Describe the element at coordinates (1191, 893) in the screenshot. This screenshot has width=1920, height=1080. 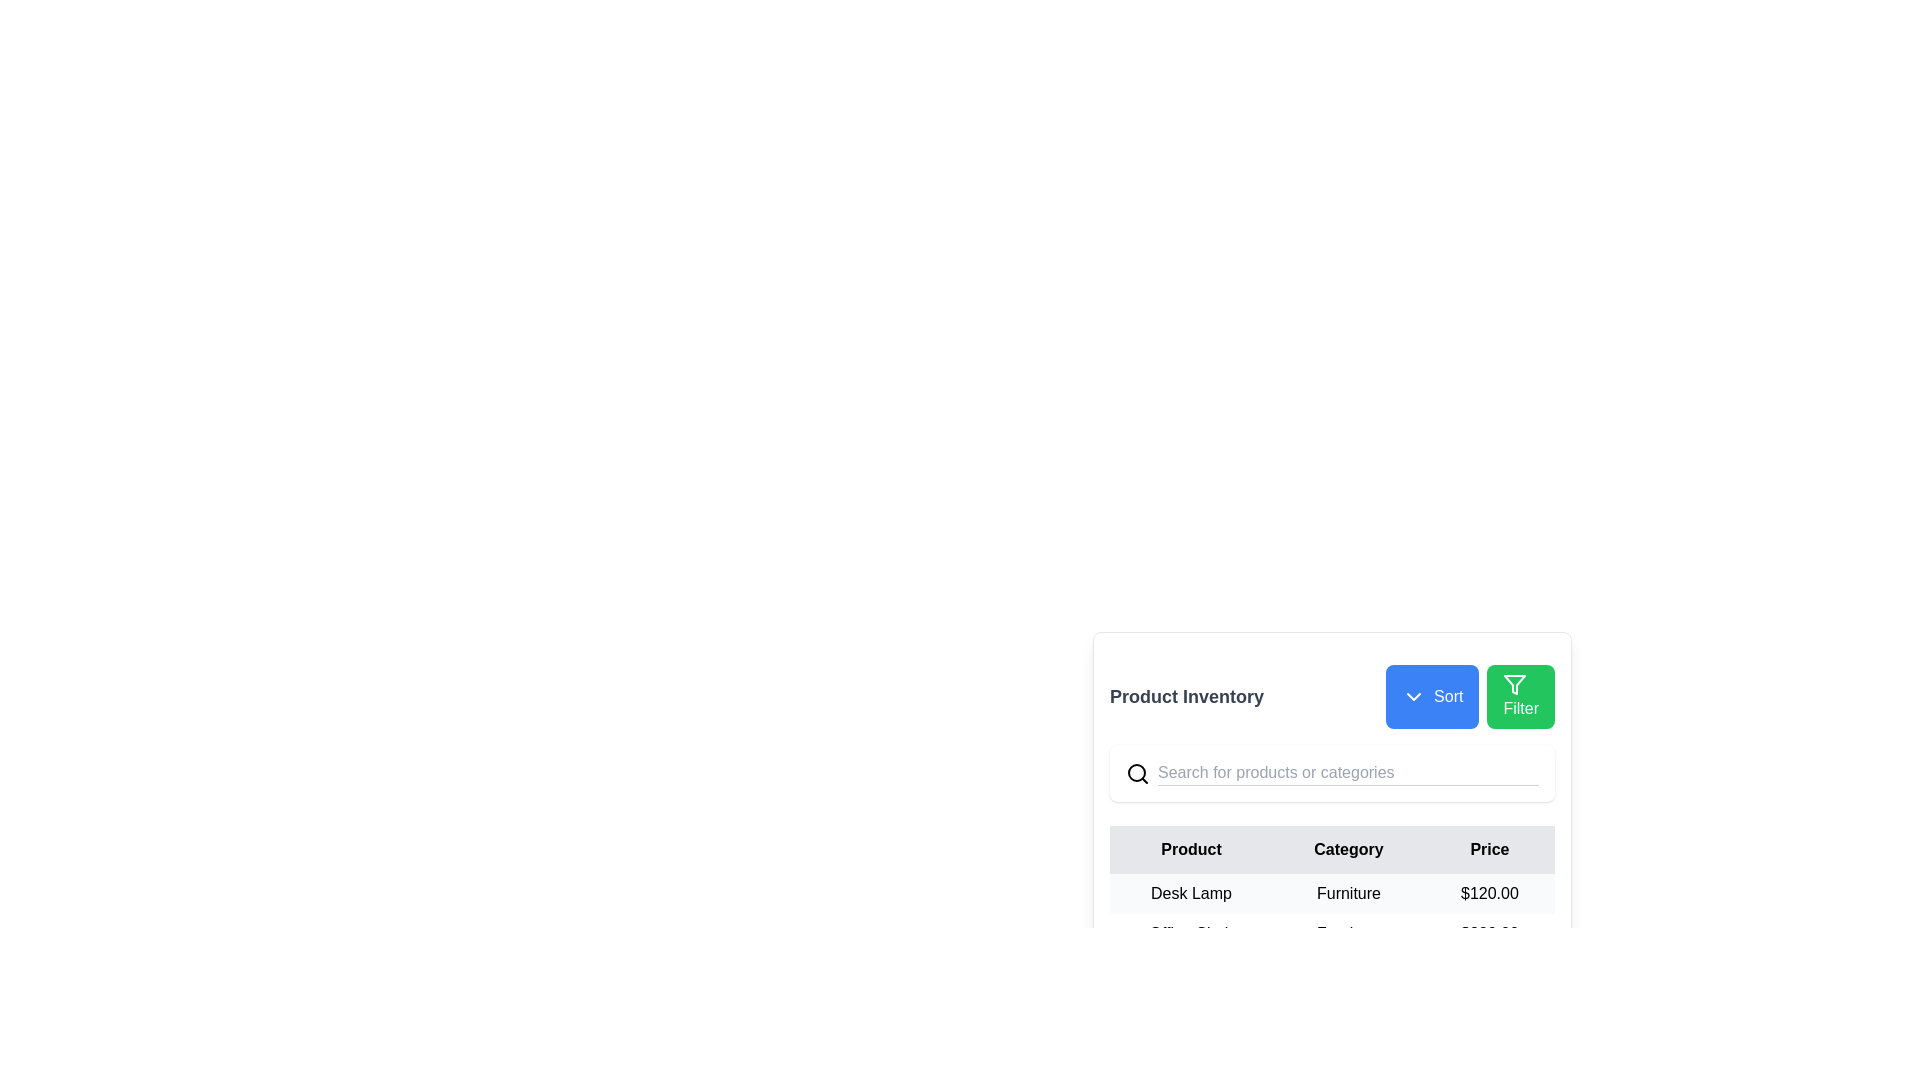
I see `text label displaying 'Desk Lamp' located in the first column of the table under the header 'Product'` at that location.